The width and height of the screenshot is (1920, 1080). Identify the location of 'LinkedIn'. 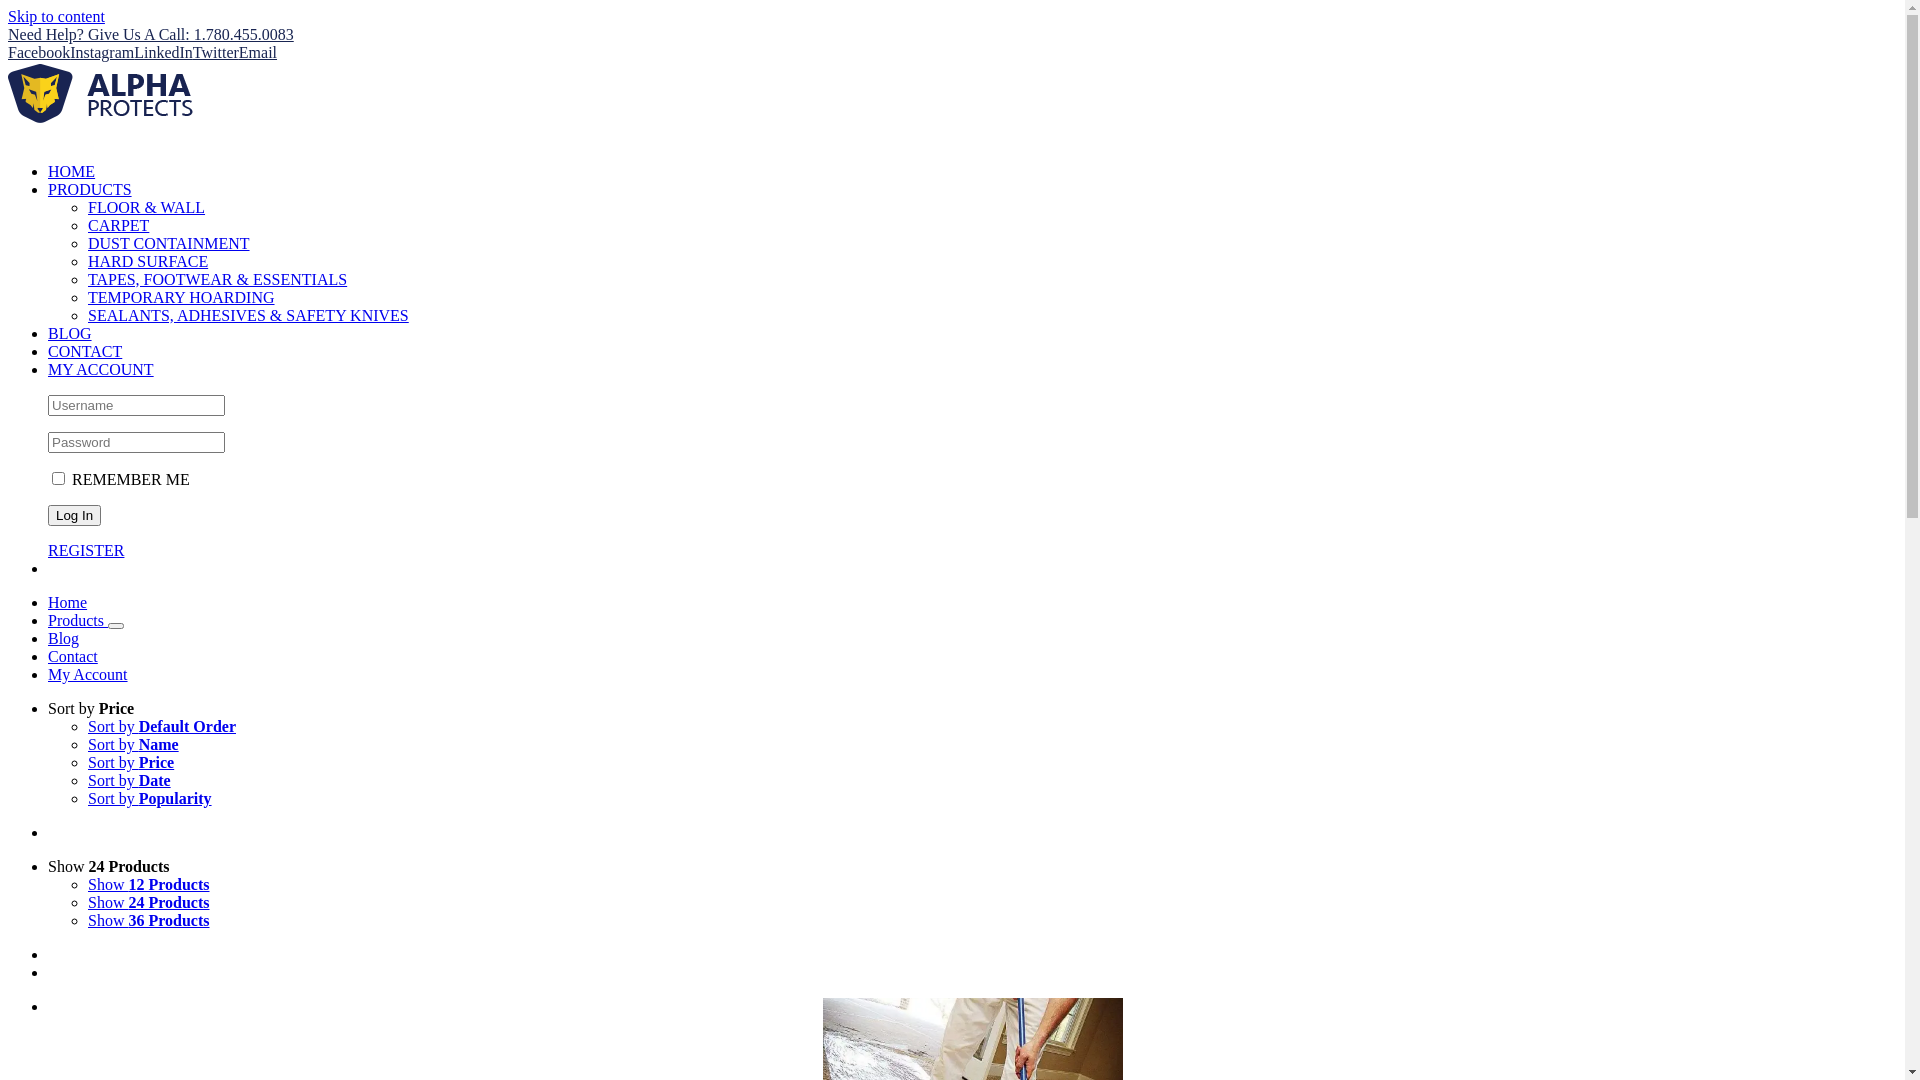
(133, 51).